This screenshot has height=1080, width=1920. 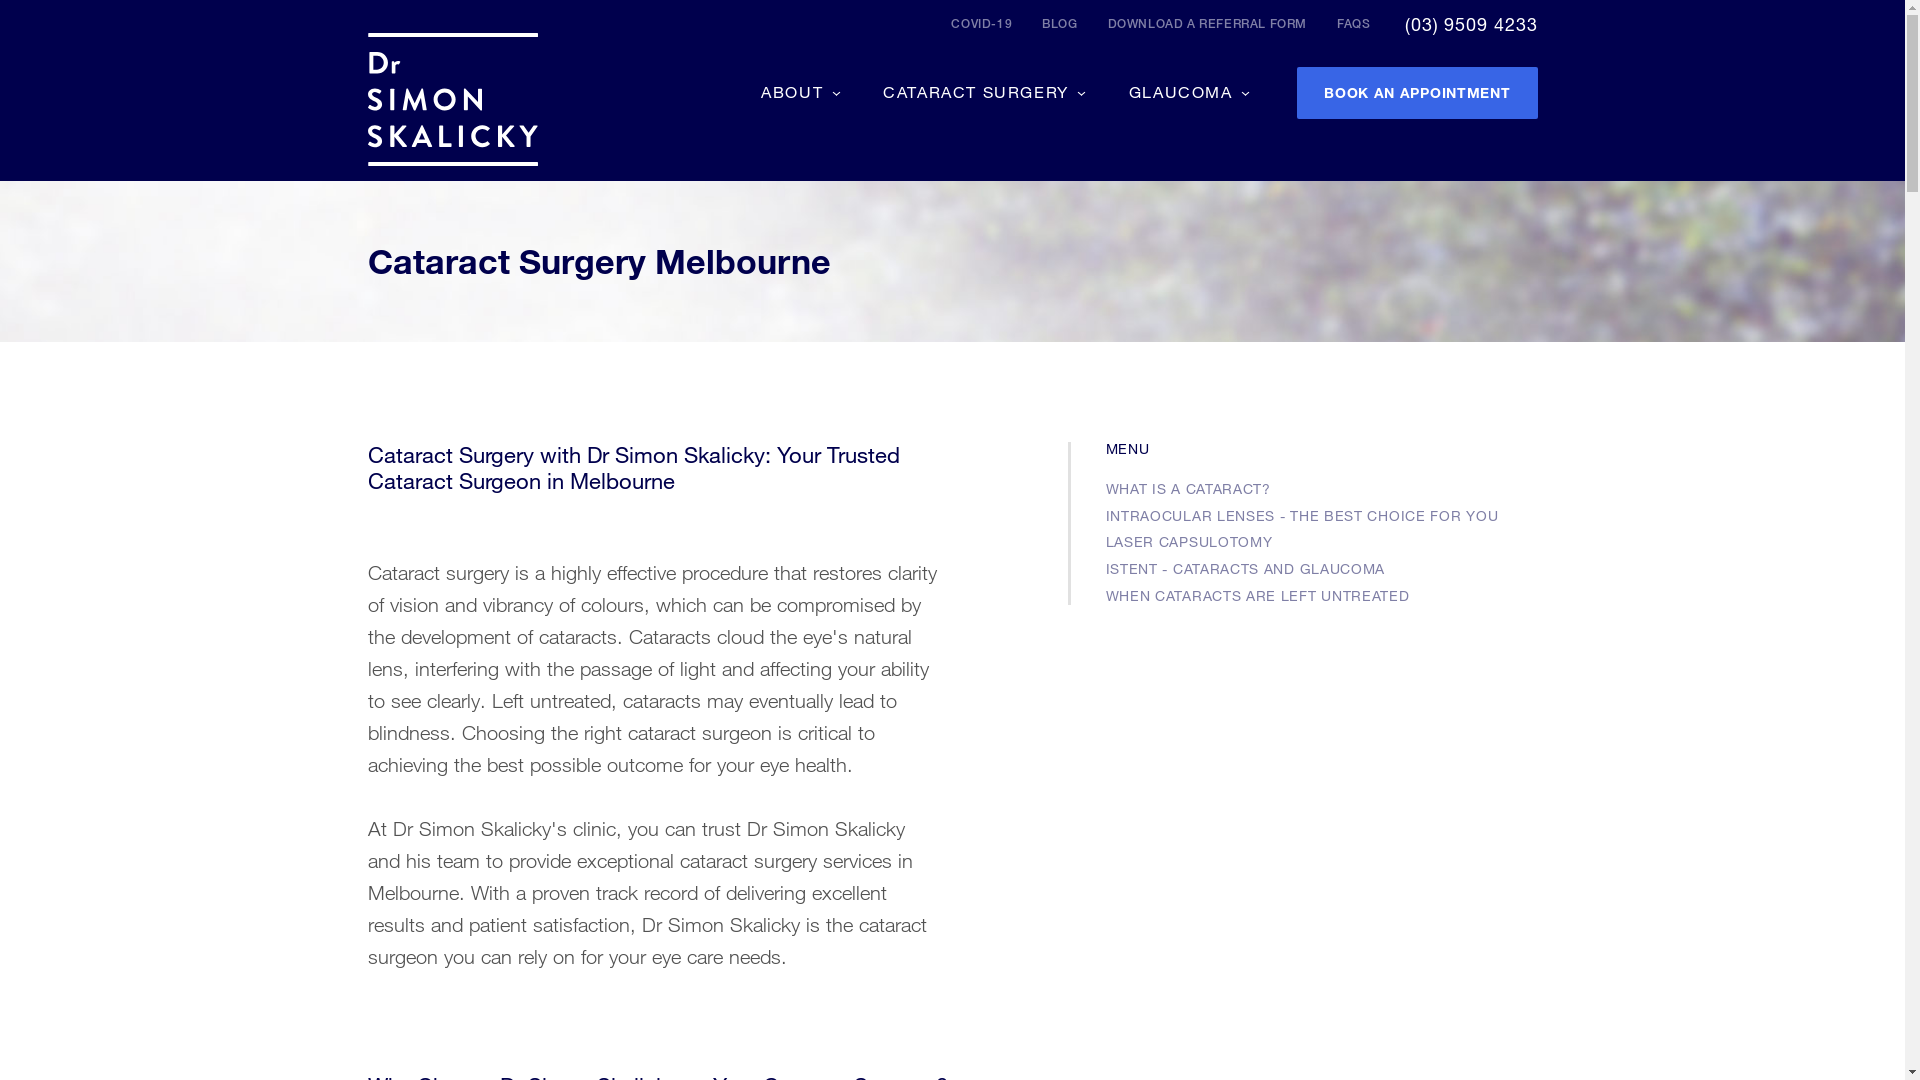 I want to click on 'Dr Simon Skalicky', so click(x=451, y=99).